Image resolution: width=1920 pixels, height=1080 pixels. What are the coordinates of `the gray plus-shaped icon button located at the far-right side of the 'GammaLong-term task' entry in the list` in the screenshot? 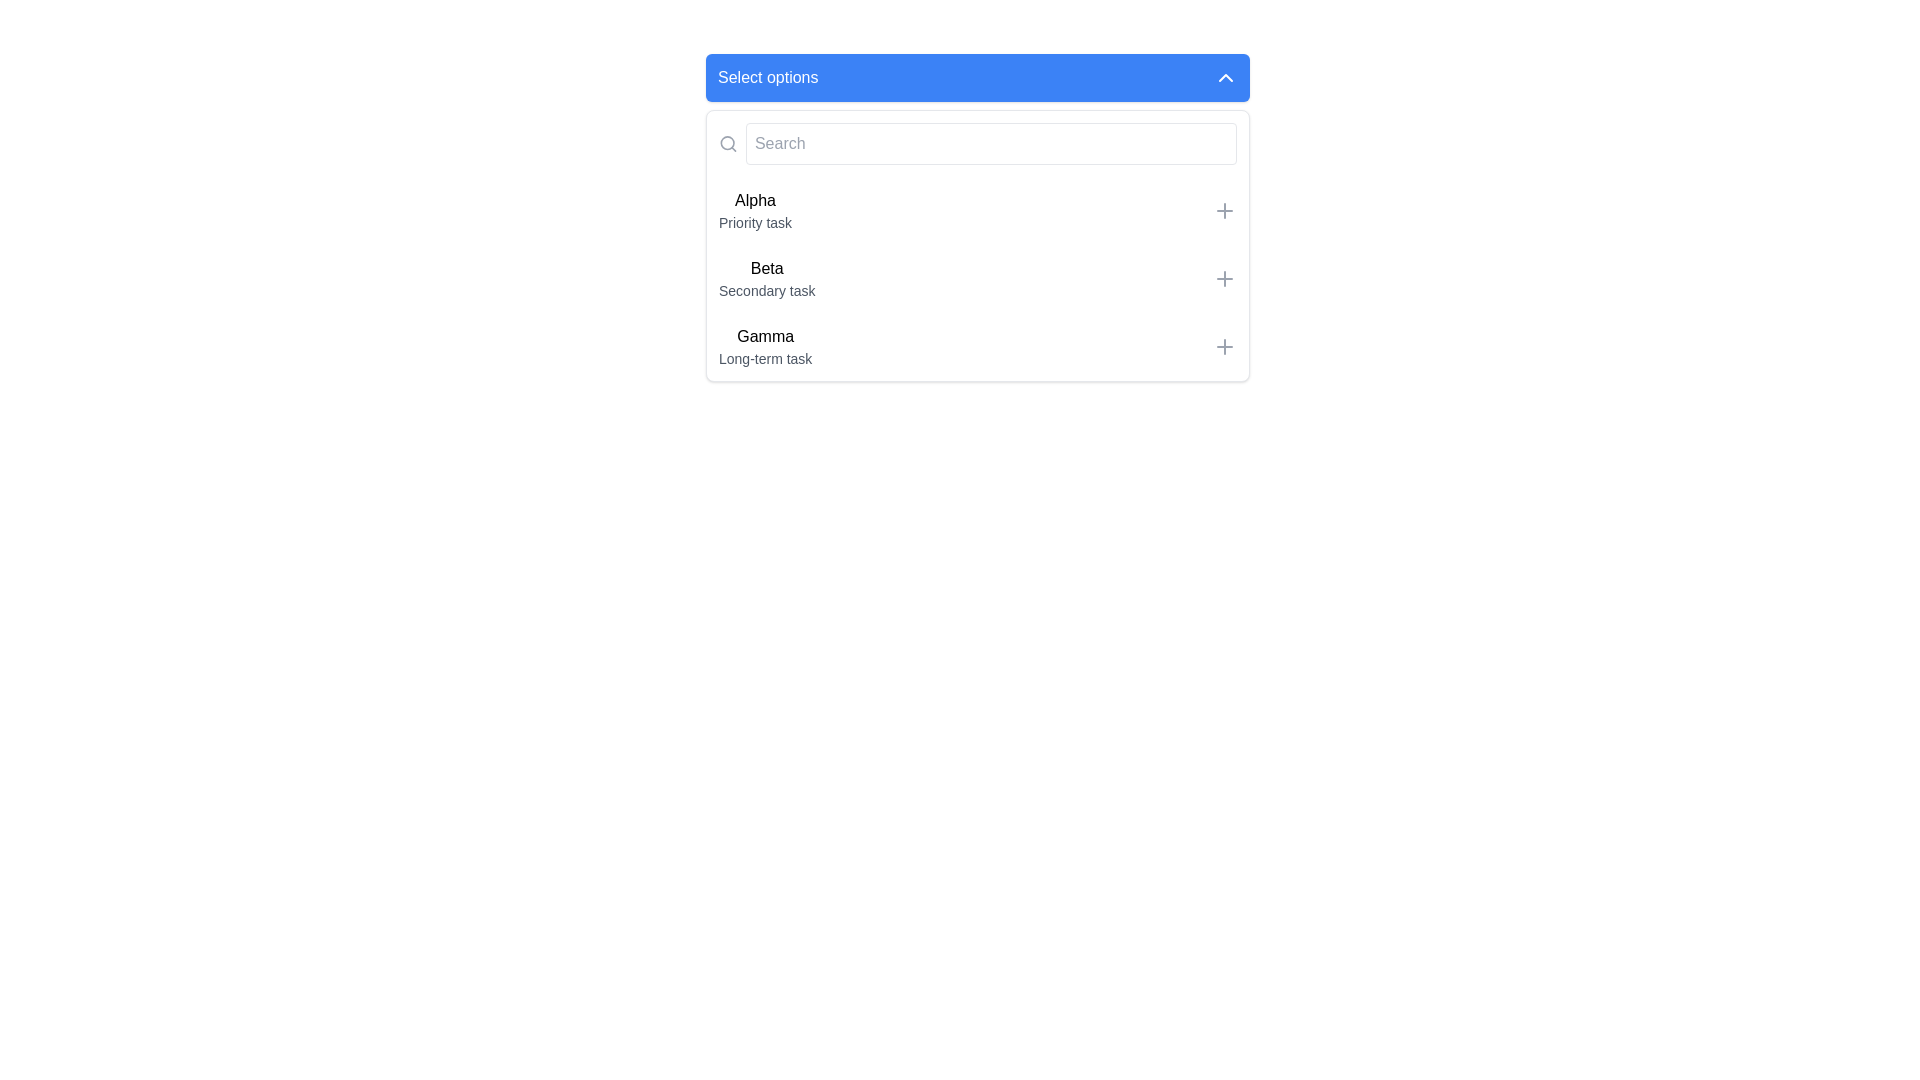 It's located at (1223, 346).